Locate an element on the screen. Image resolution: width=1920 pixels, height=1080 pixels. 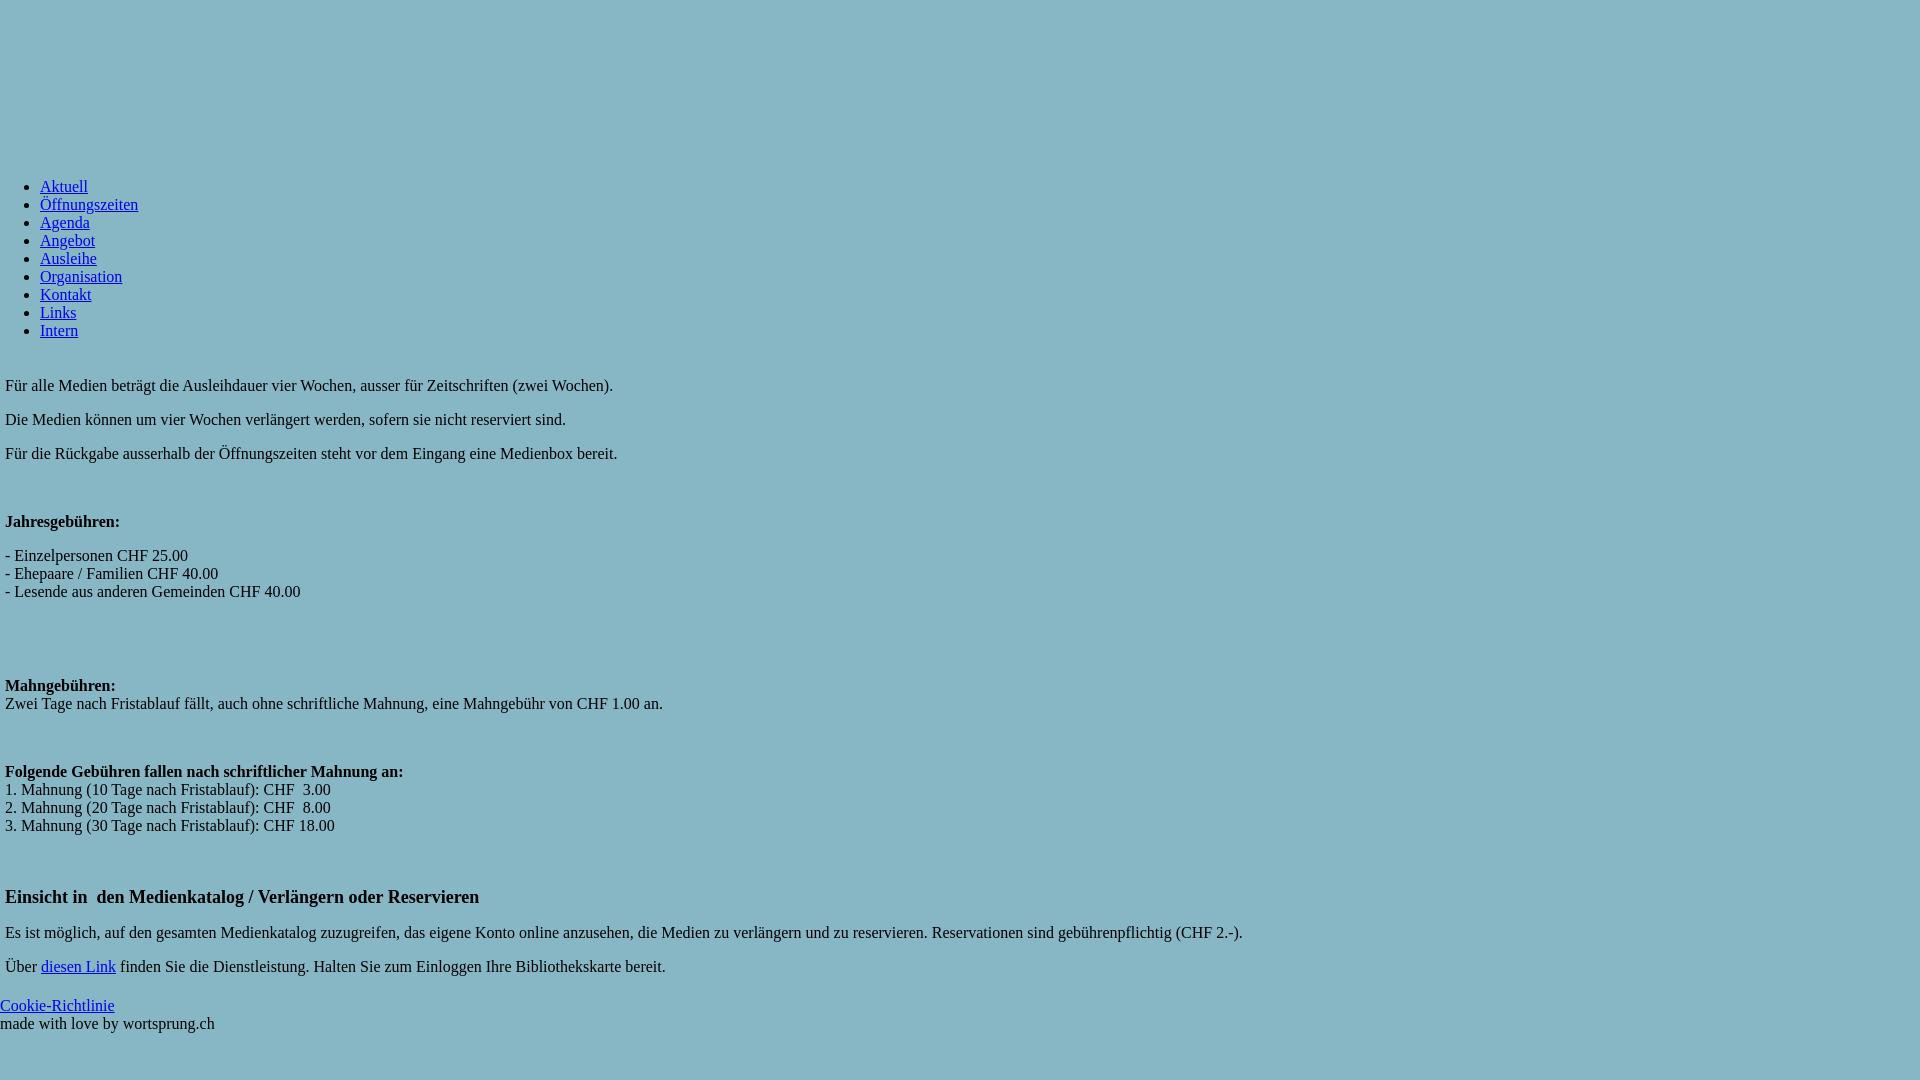
'Intern' is located at coordinates (58, 329).